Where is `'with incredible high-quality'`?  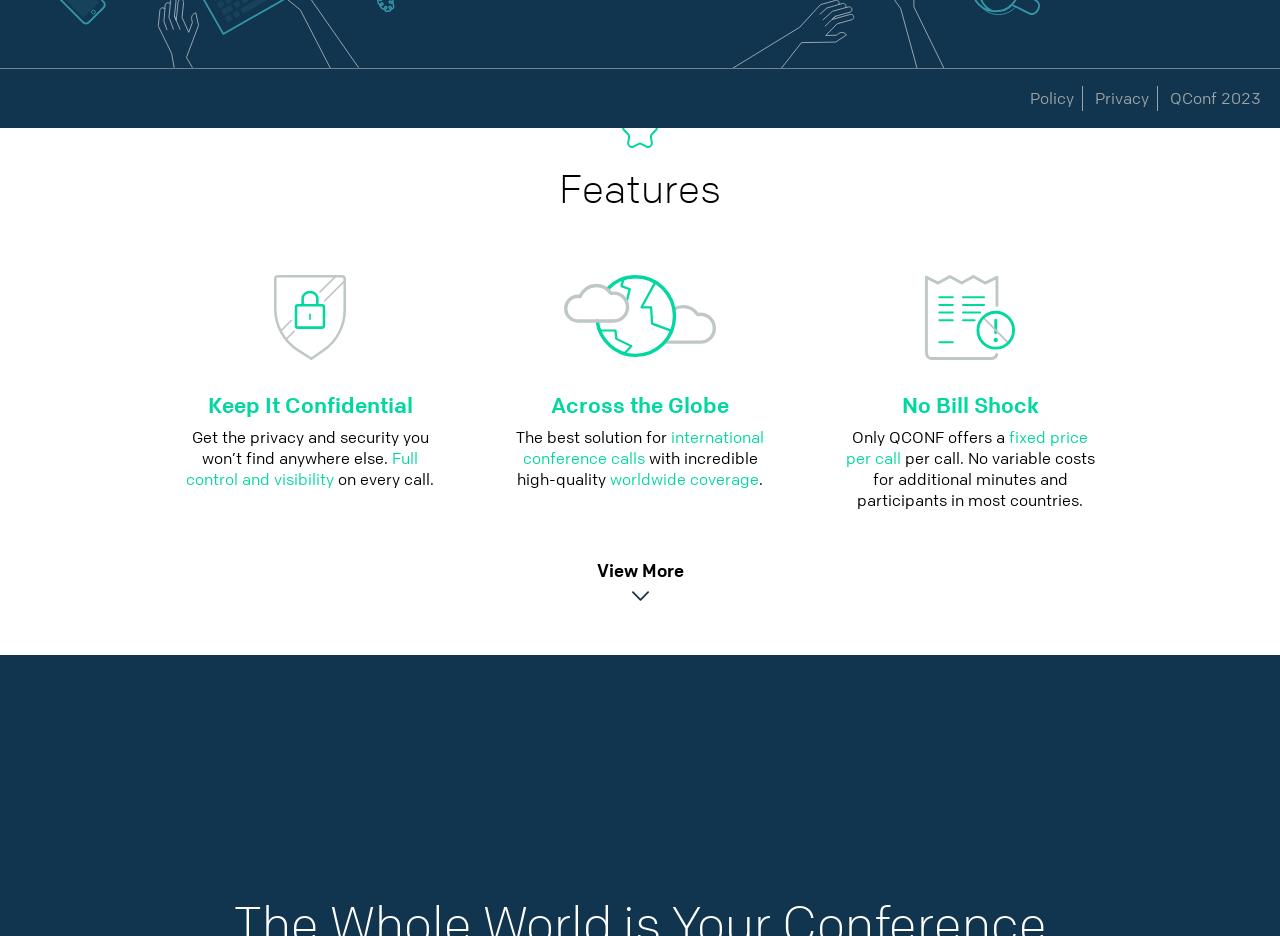 'with incredible high-quality' is located at coordinates (636, 468).